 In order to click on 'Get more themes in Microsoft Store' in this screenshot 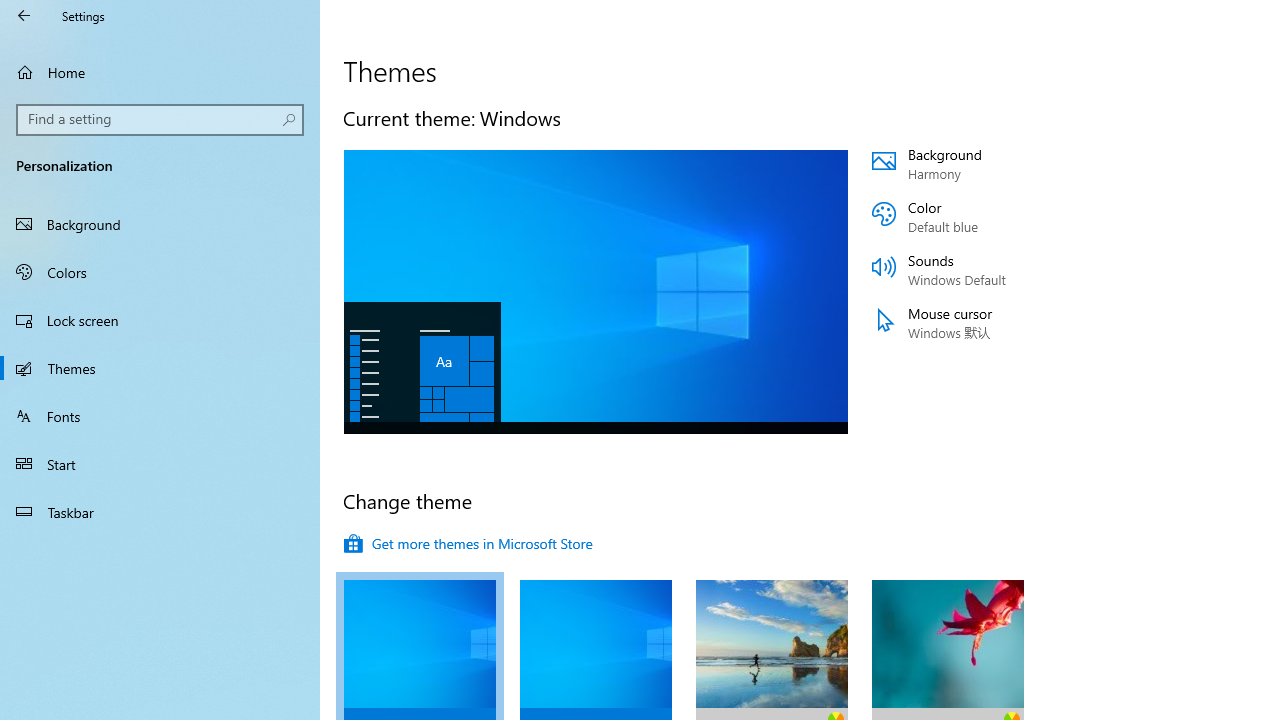, I will do `click(467, 543)`.